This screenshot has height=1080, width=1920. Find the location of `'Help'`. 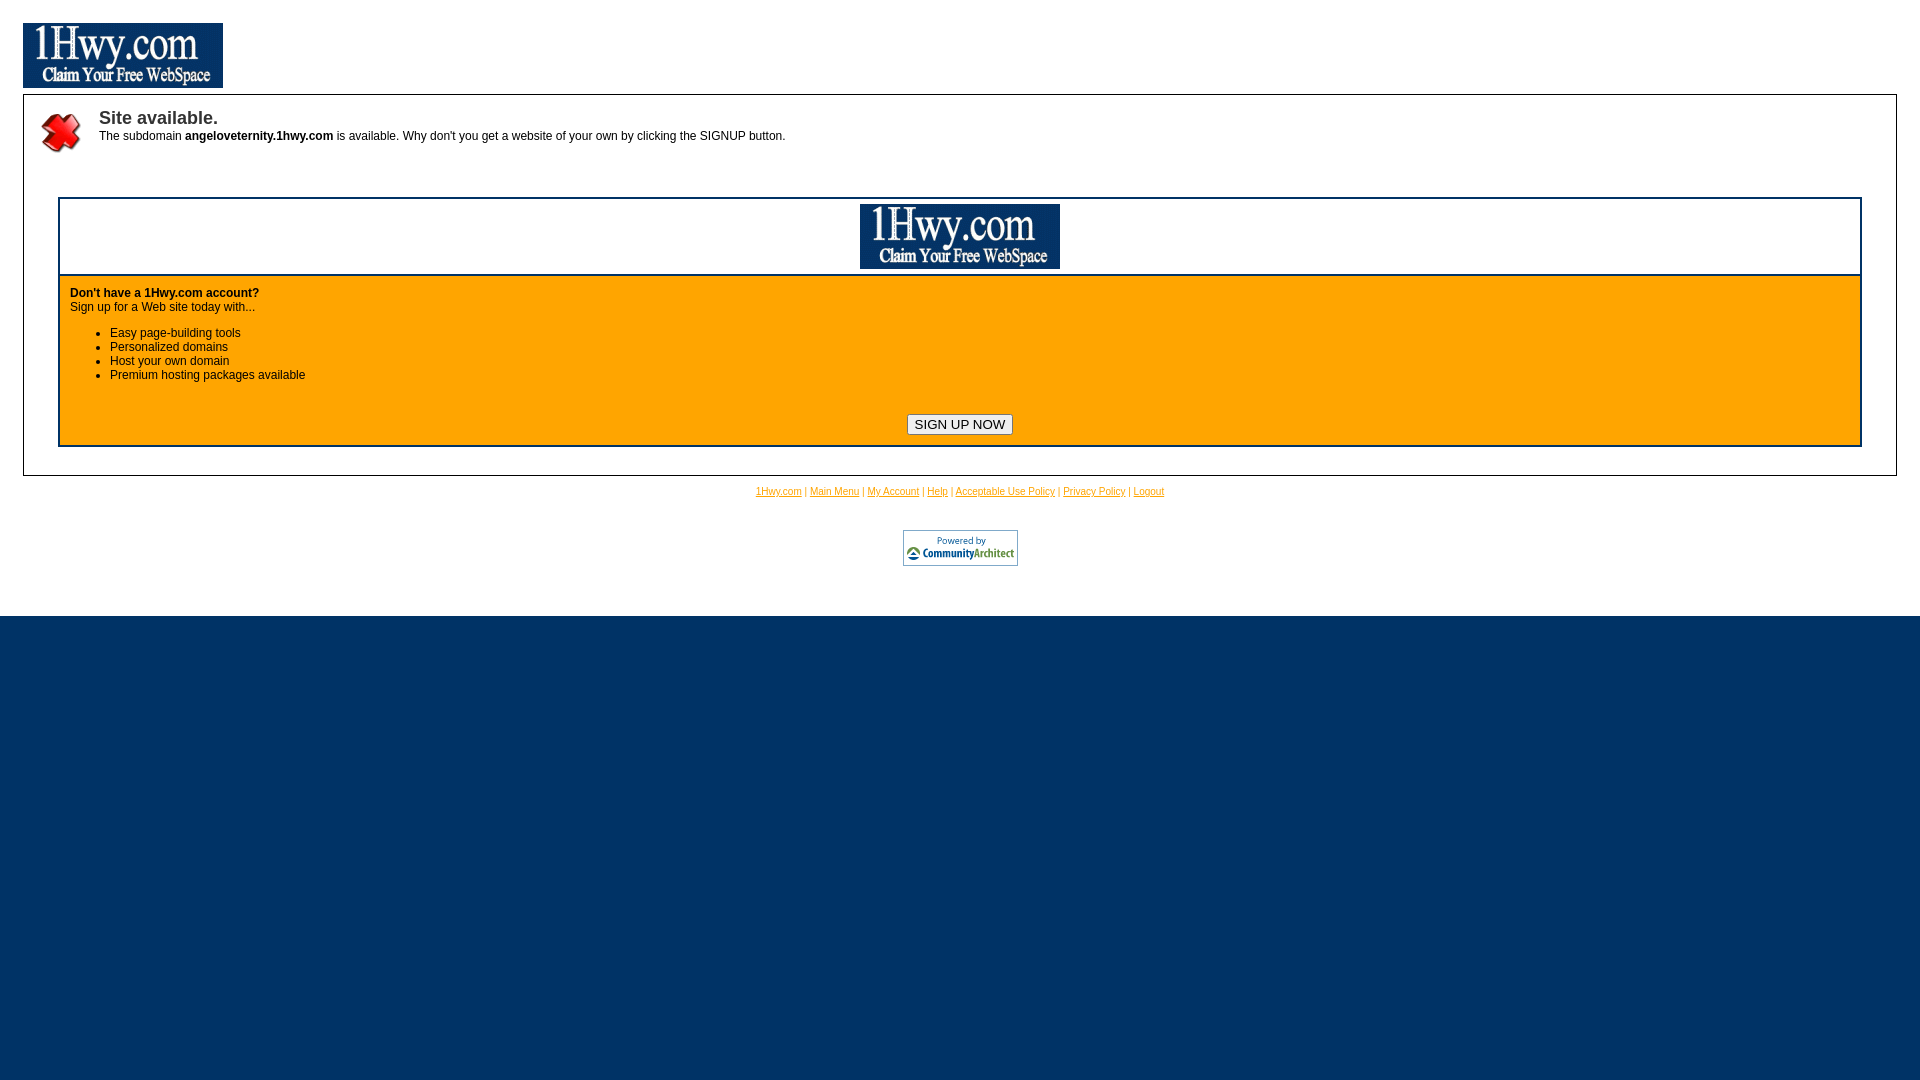

'Help' is located at coordinates (936, 491).